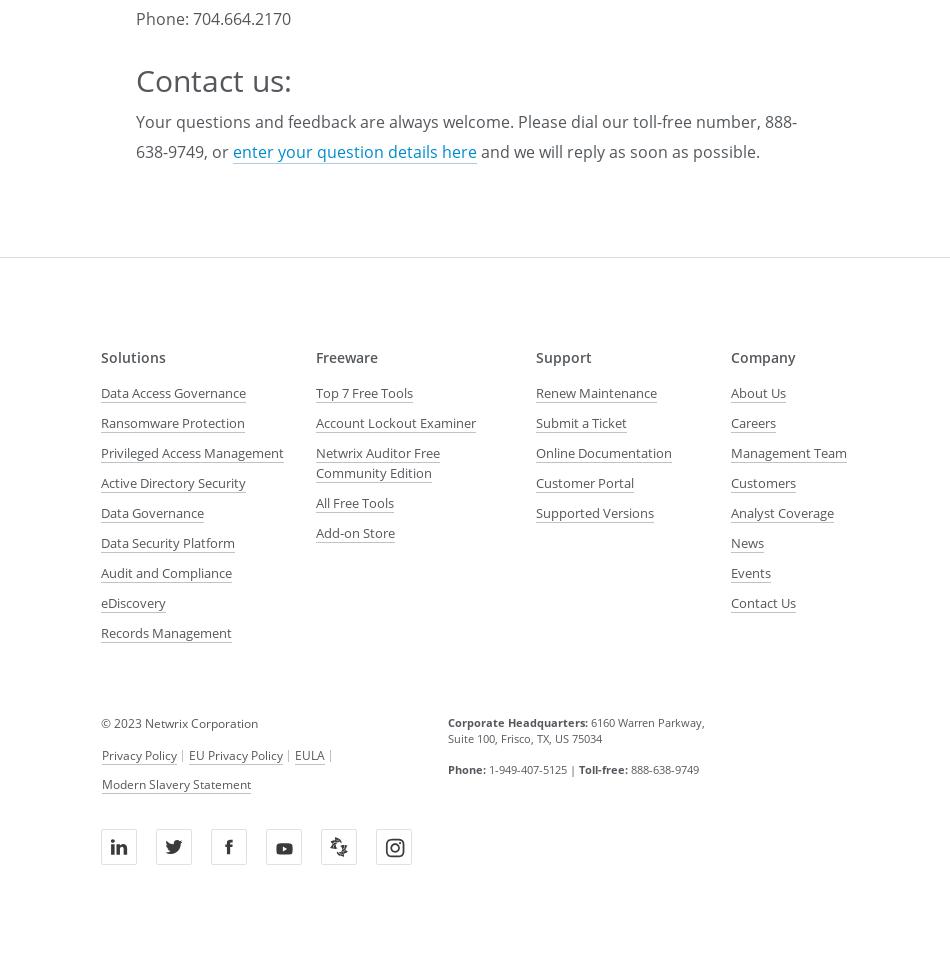 The height and width of the screenshot is (953, 950). What do you see at coordinates (173, 482) in the screenshot?
I see `'Active Directory Security'` at bounding box center [173, 482].